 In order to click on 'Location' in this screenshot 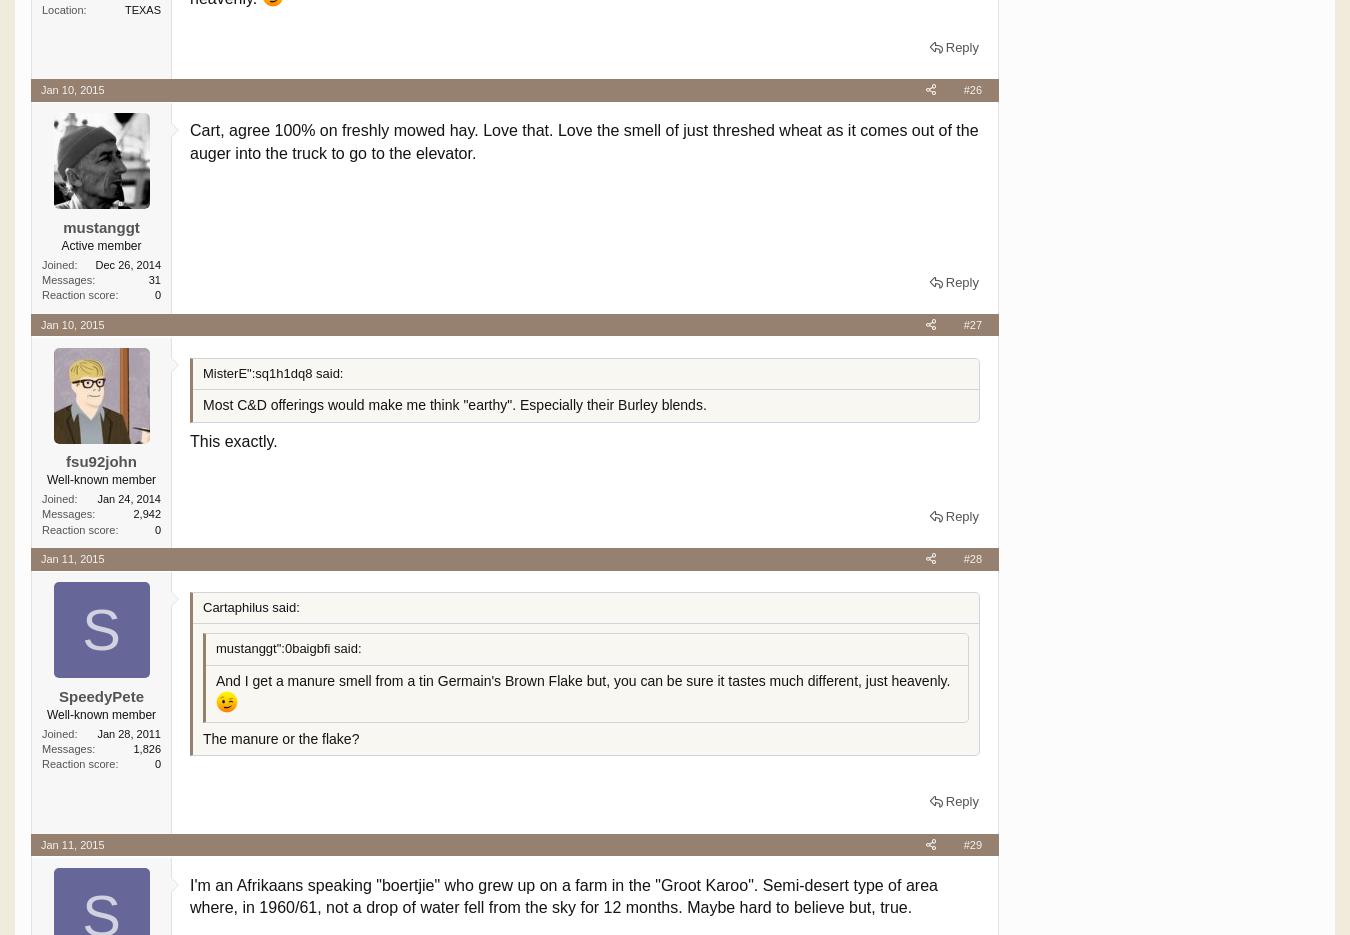, I will do `click(61, 7)`.